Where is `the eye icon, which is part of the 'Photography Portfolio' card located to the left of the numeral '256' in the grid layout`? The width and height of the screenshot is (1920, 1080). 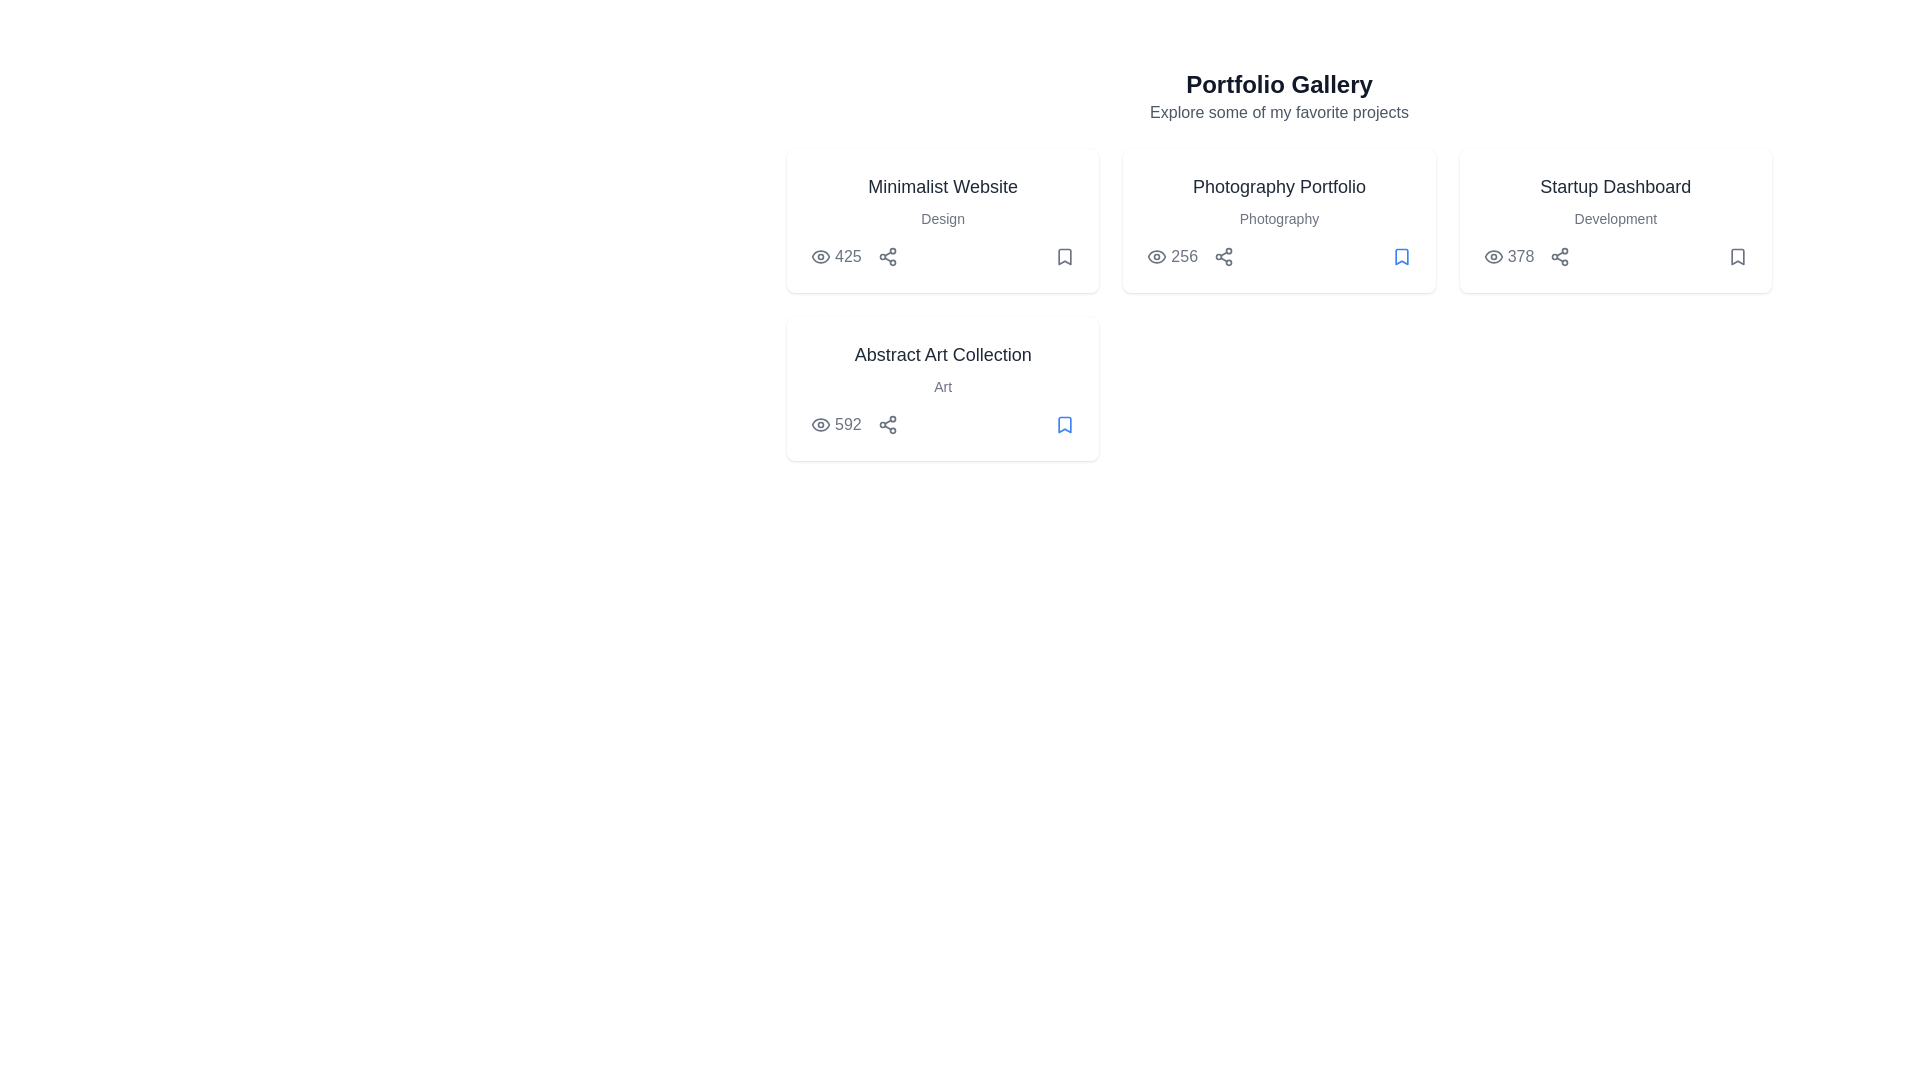
the eye icon, which is part of the 'Photography Portfolio' card located to the left of the numeral '256' in the grid layout is located at coordinates (1157, 256).